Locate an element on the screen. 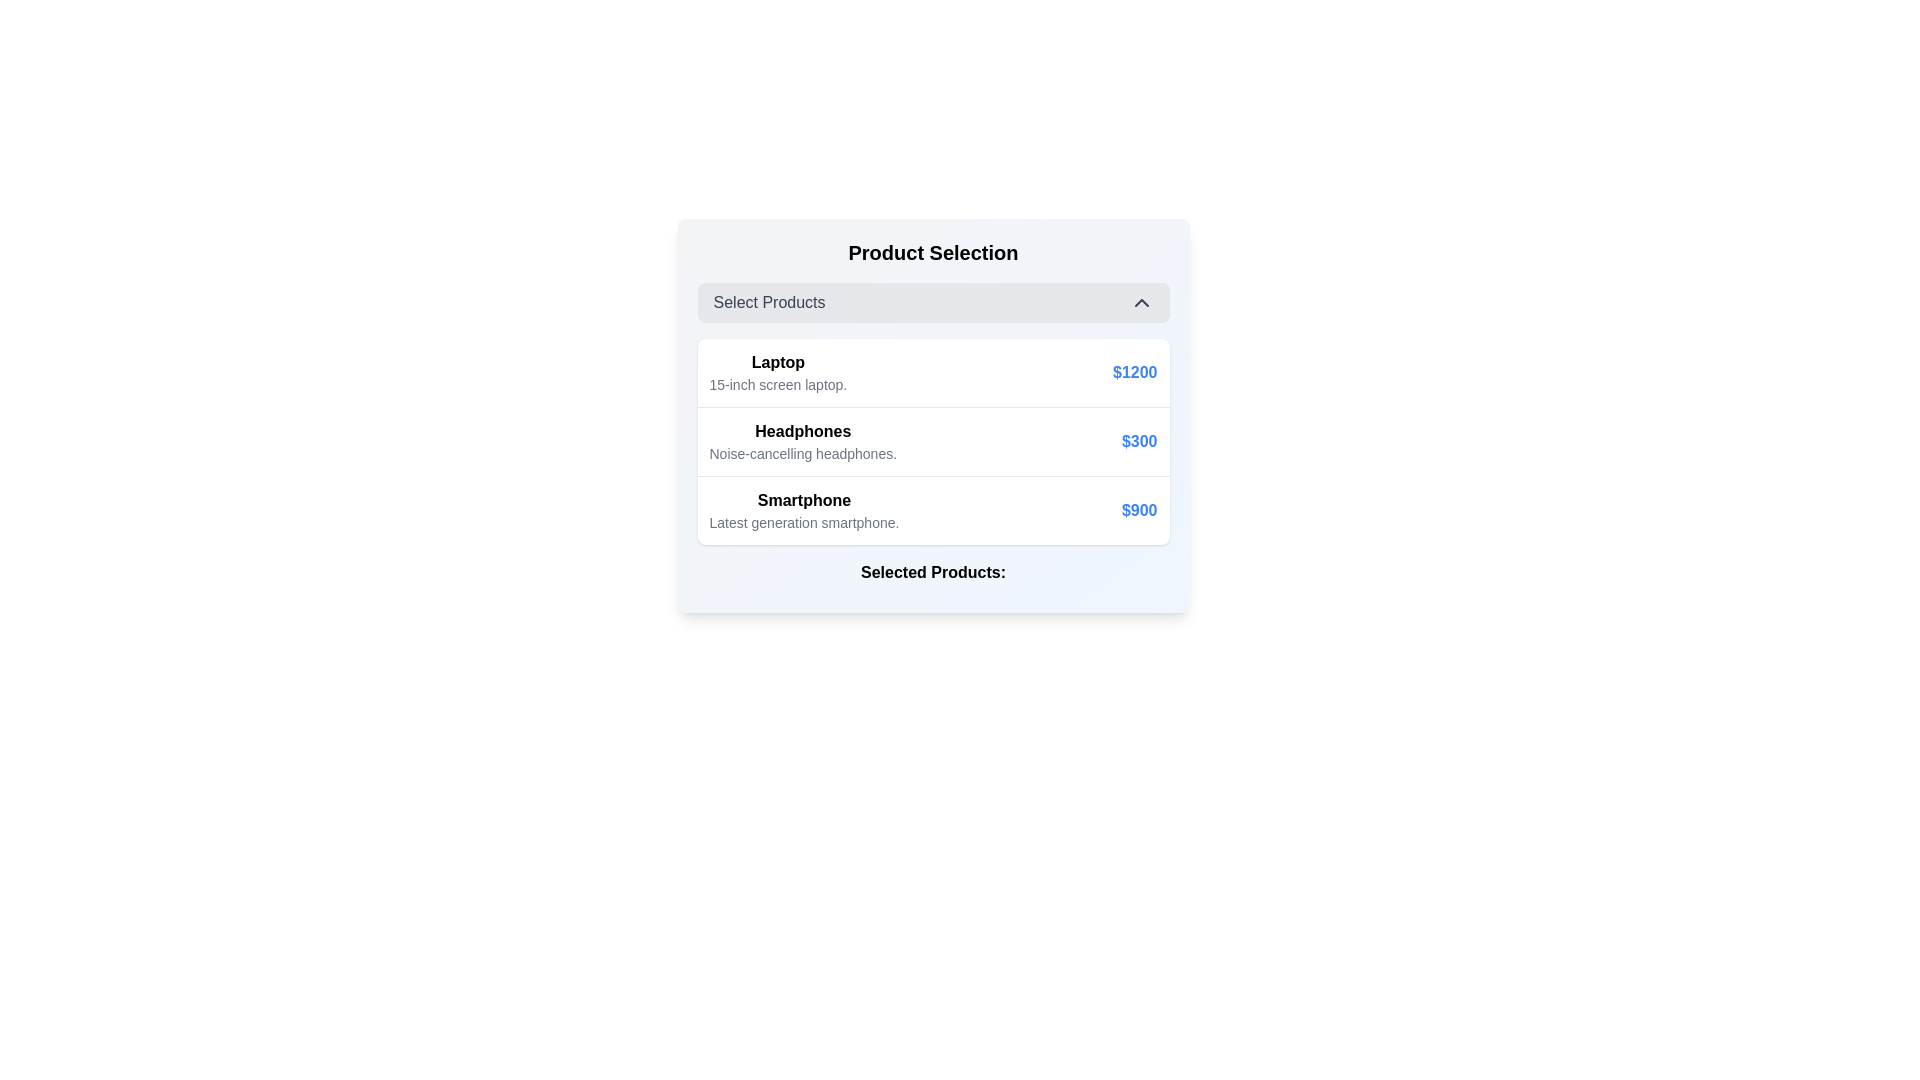 This screenshot has height=1080, width=1920. the 'Headphones' text block is located at coordinates (803, 441).